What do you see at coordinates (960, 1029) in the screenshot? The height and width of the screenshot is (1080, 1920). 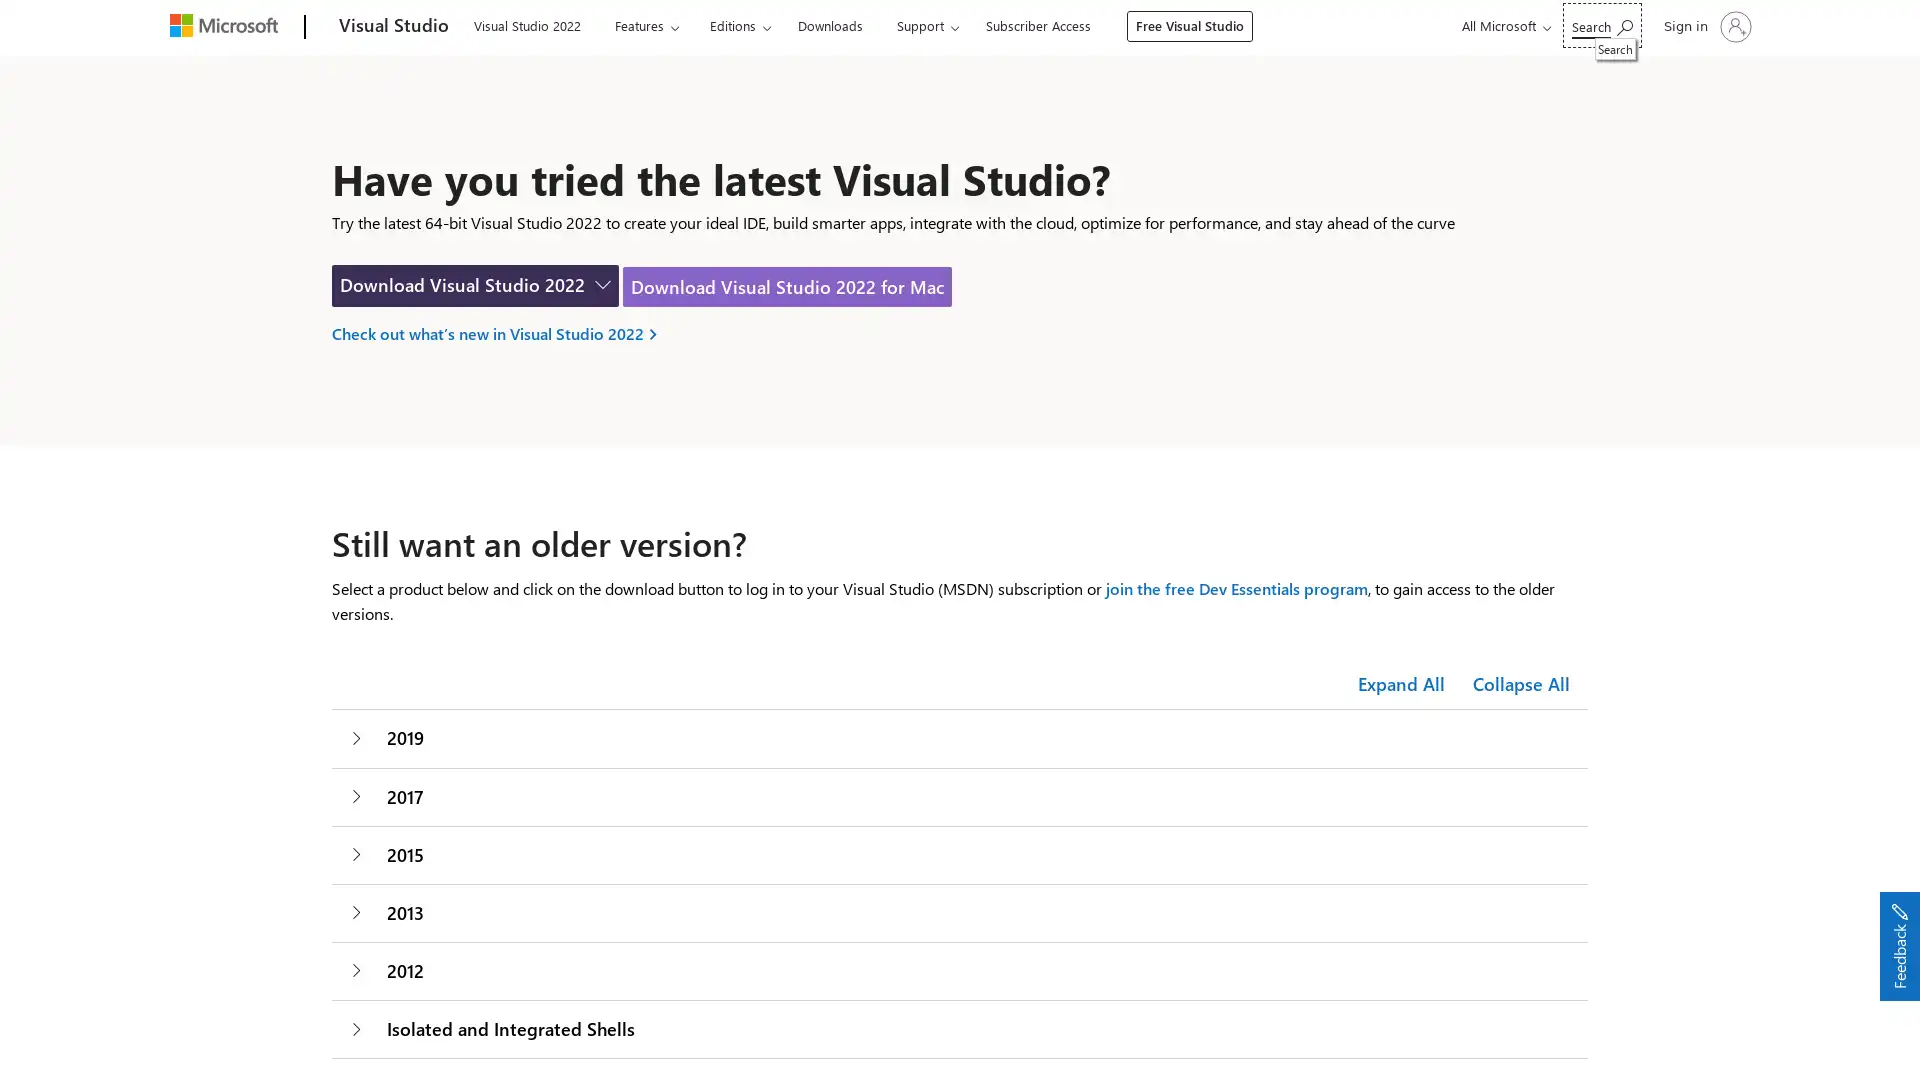 I see `Isolated and Integrated Shells` at bounding box center [960, 1029].